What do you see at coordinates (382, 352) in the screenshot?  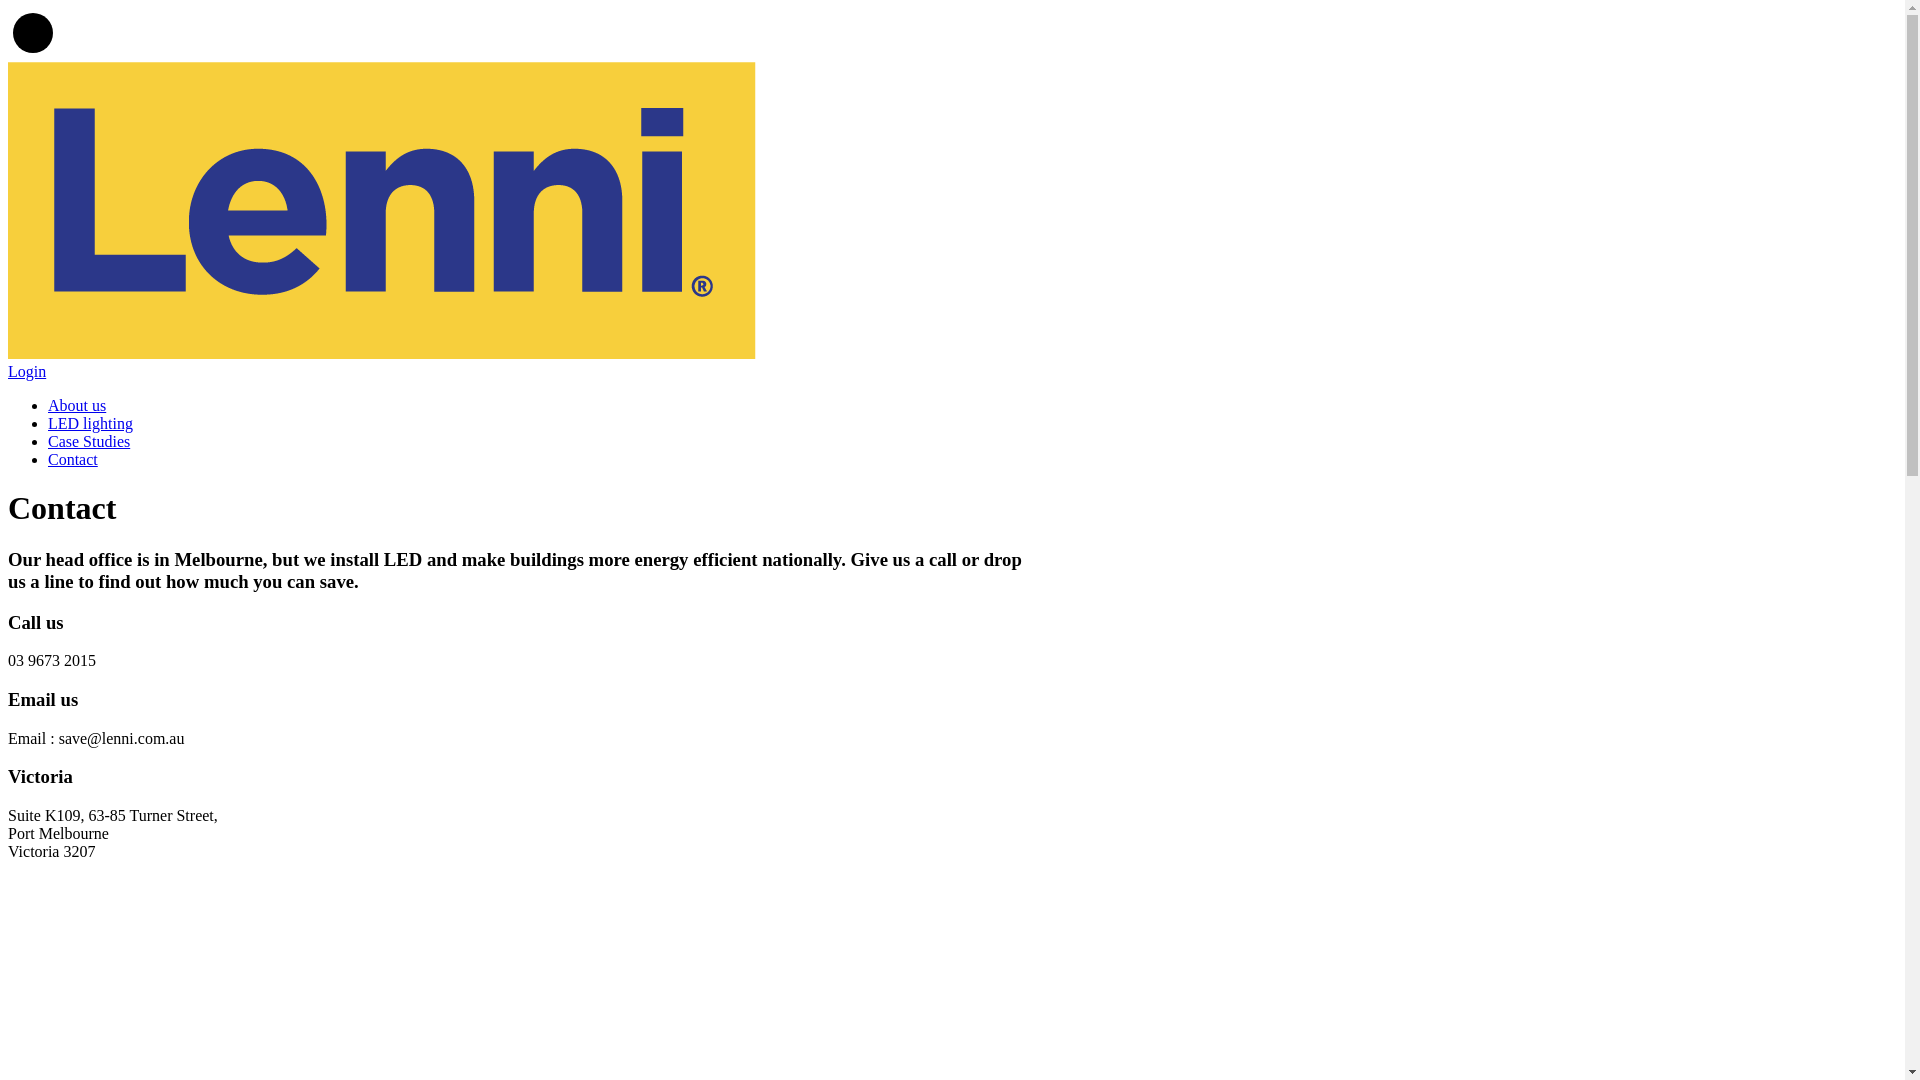 I see `'Lenni'` at bounding box center [382, 352].